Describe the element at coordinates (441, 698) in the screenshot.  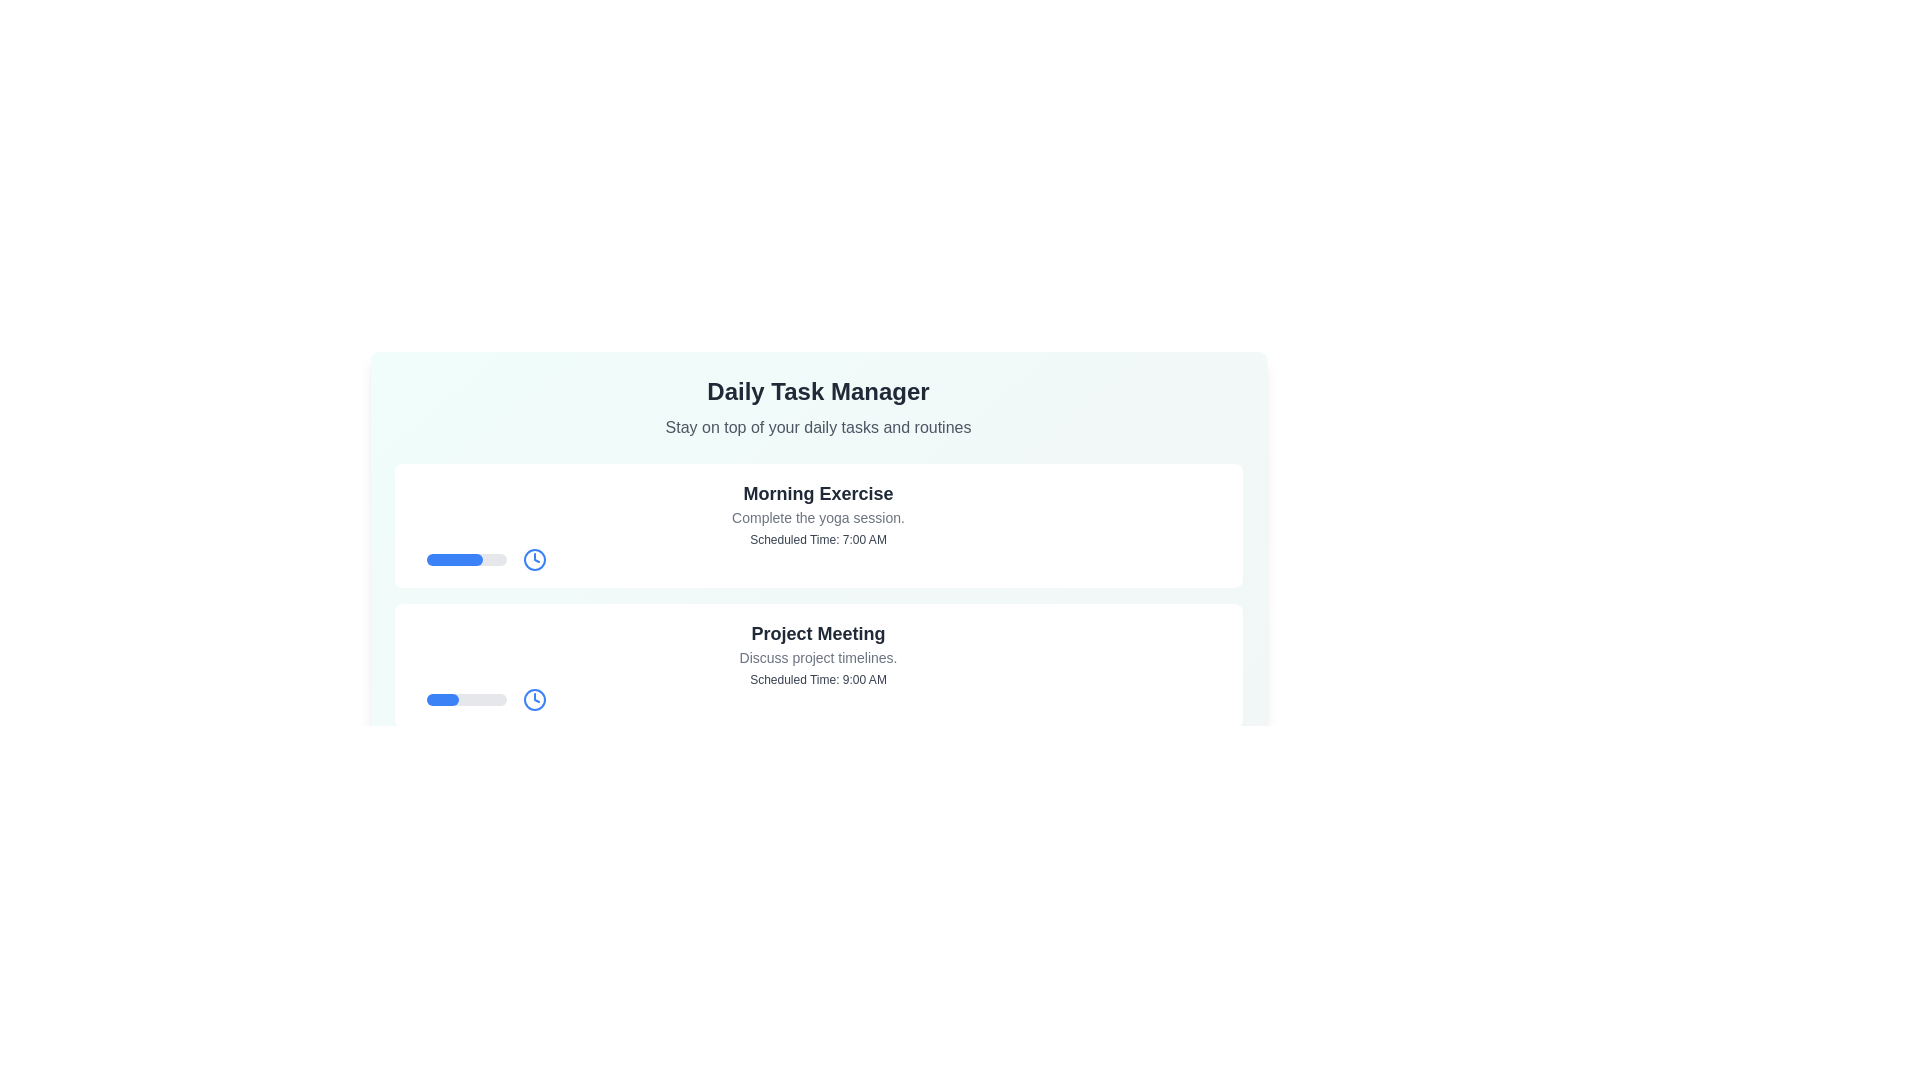
I see `the filled portion of the progress bar, which is blue and located below the 'Project Meeting' section, indicating approximately 40% completion` at that location.